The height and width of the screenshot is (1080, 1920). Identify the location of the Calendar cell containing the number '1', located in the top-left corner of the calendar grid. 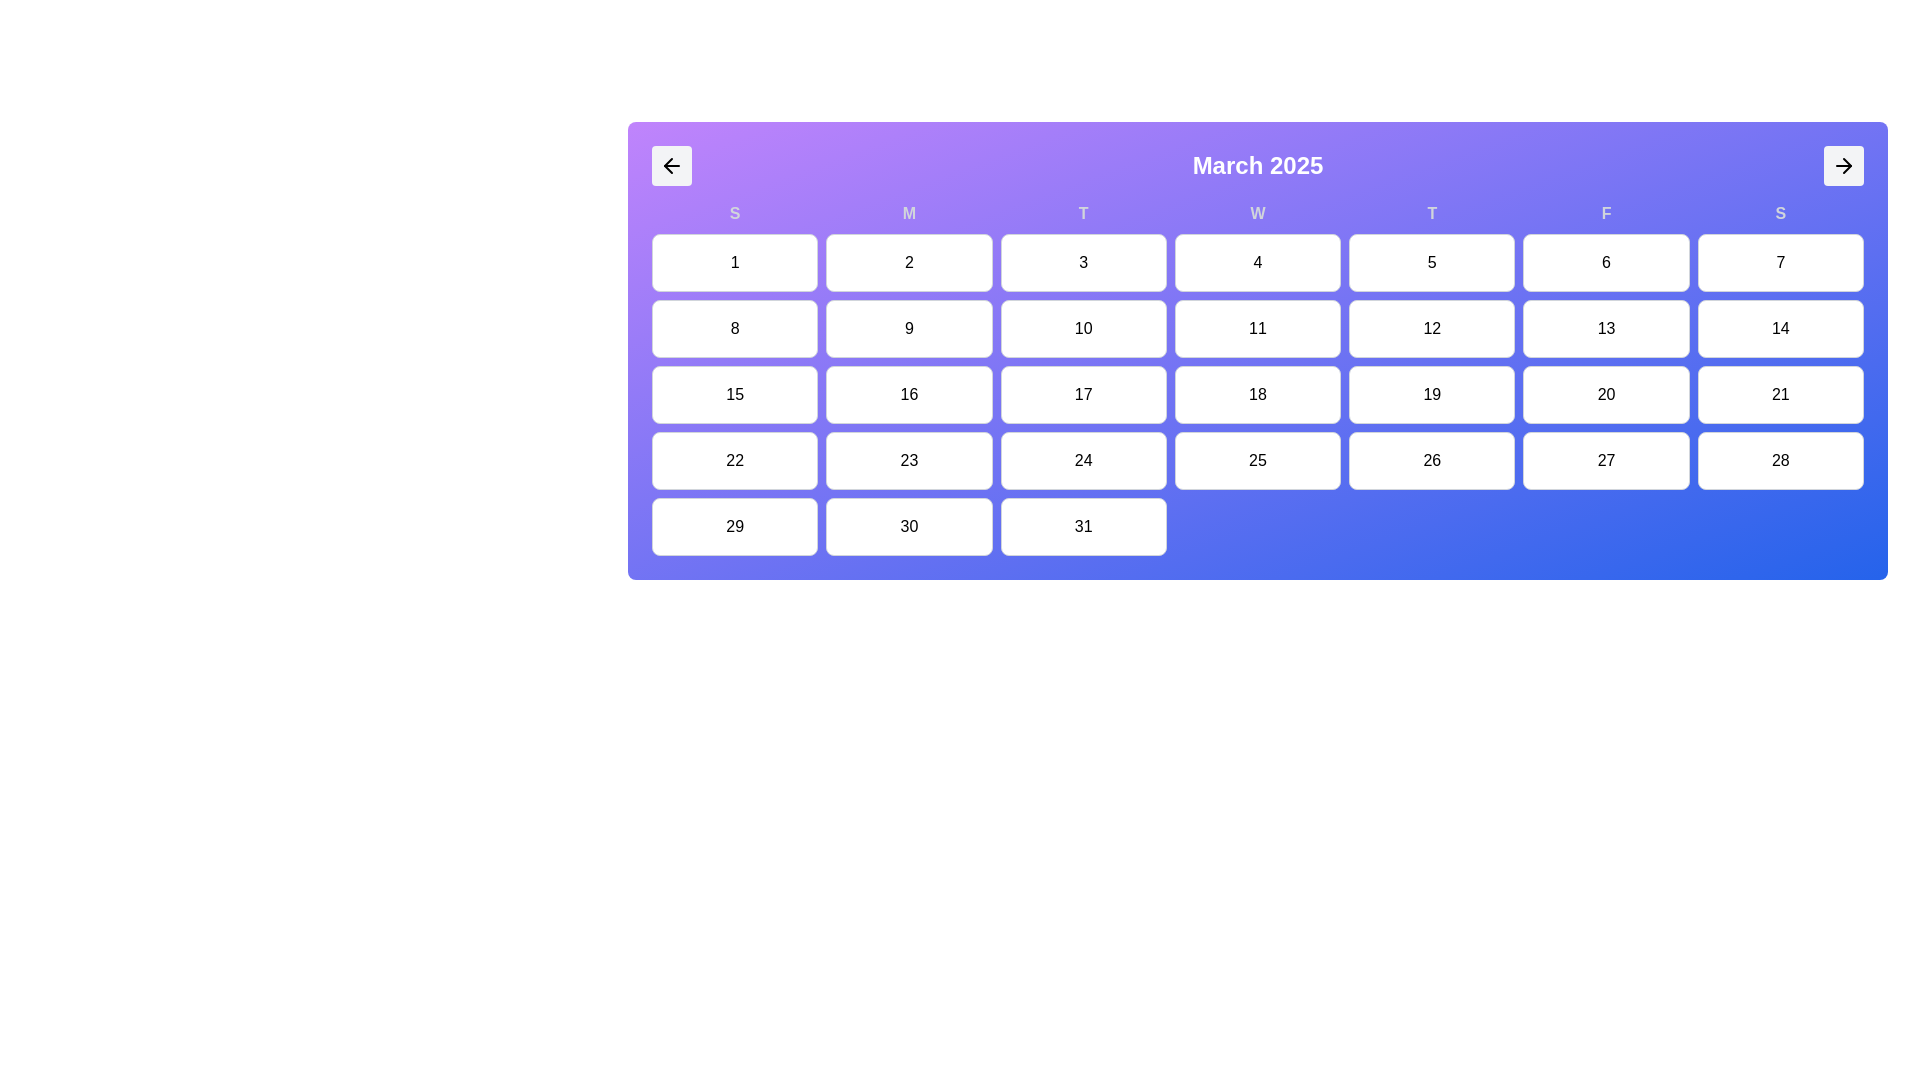
(734, 261).